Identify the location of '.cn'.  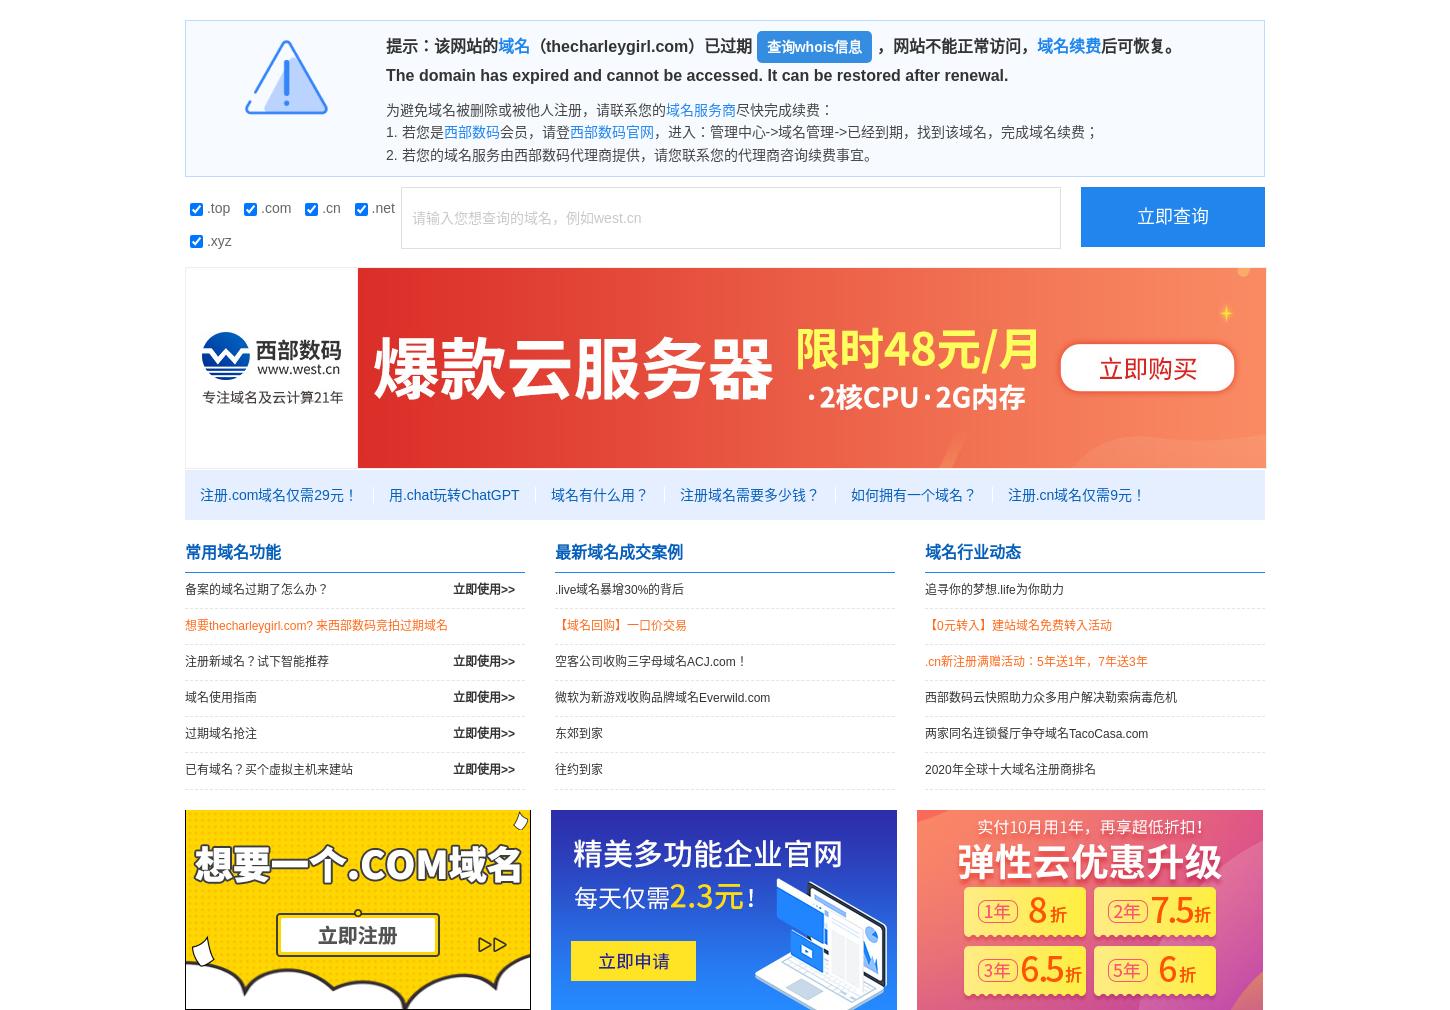
(329, 206).